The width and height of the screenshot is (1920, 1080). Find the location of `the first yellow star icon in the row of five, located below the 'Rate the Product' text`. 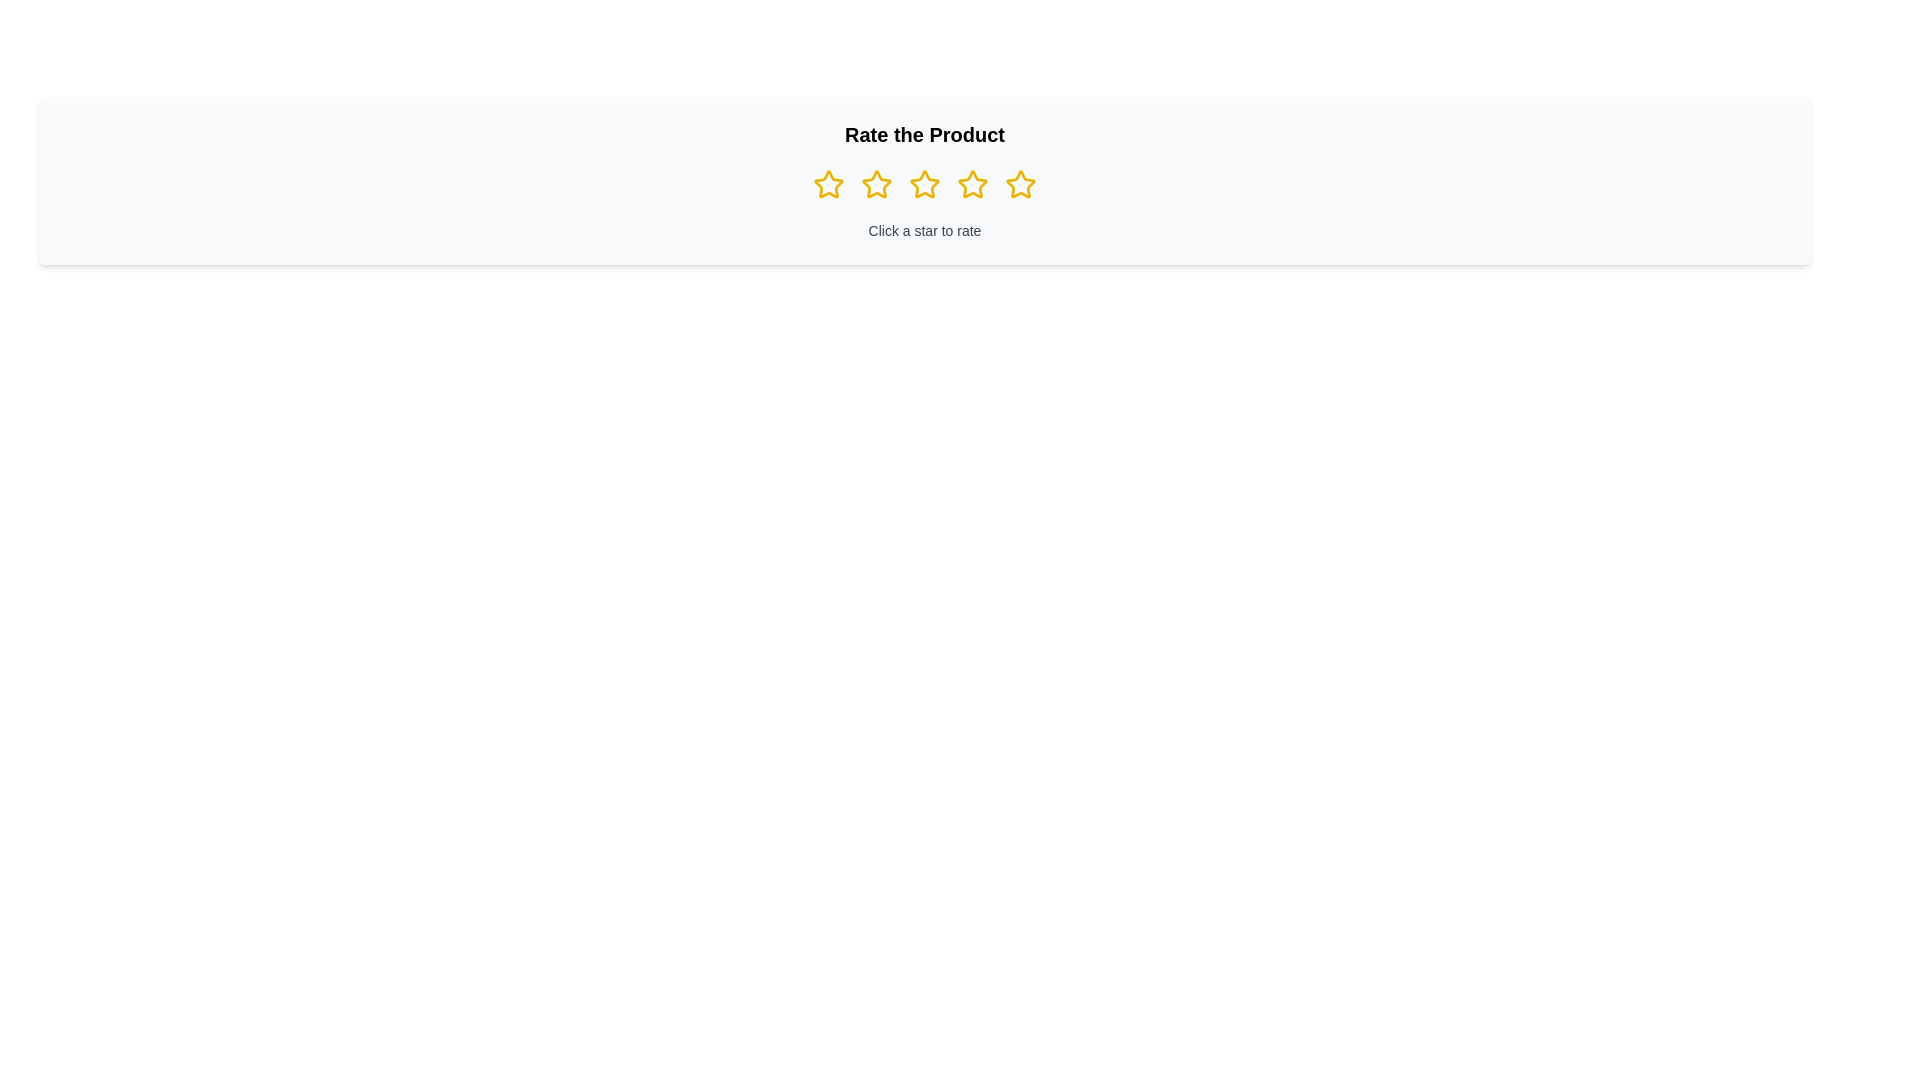

the first yellow star icon in the row of five, located below the 'Rate the Product' text is located at coordinates (829, 184).